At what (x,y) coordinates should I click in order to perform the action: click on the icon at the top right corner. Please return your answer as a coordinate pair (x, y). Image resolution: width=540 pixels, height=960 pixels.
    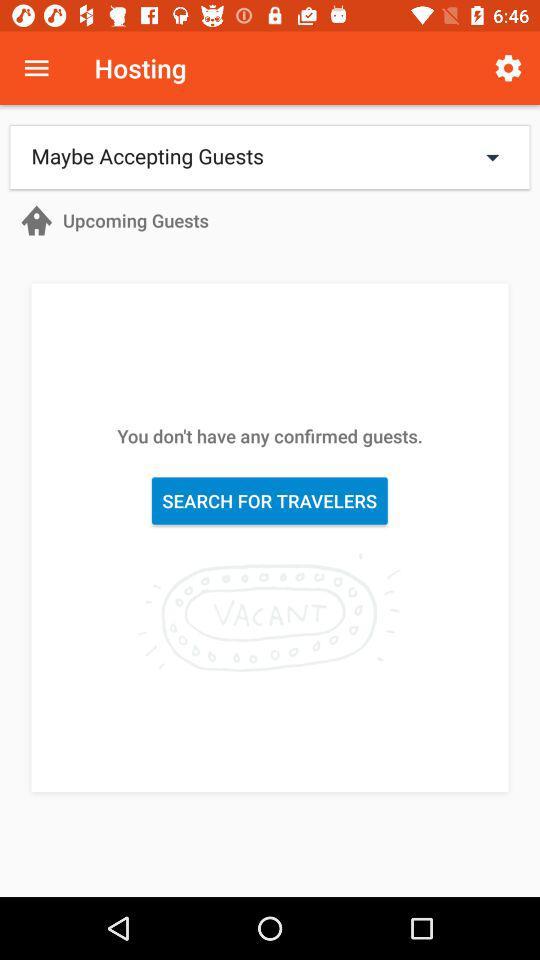
    Looking at the image, I should click on (508, 68).